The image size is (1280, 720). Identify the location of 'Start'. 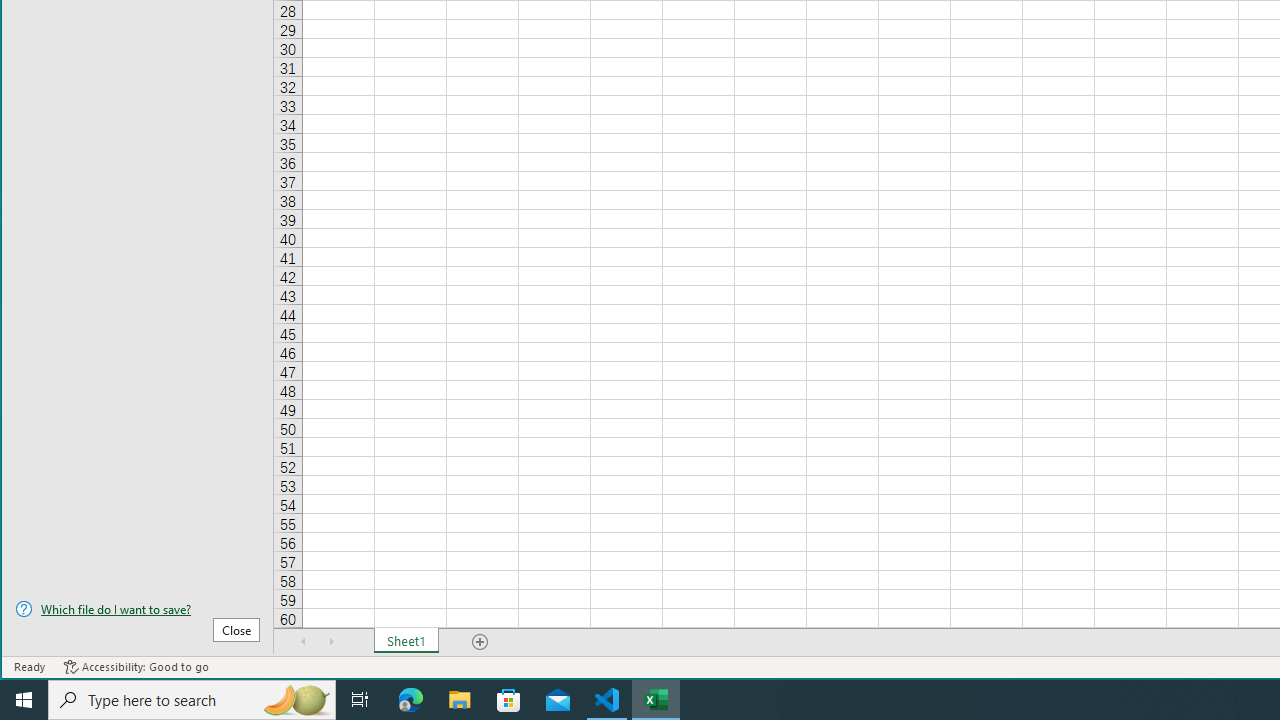
(24, 698).